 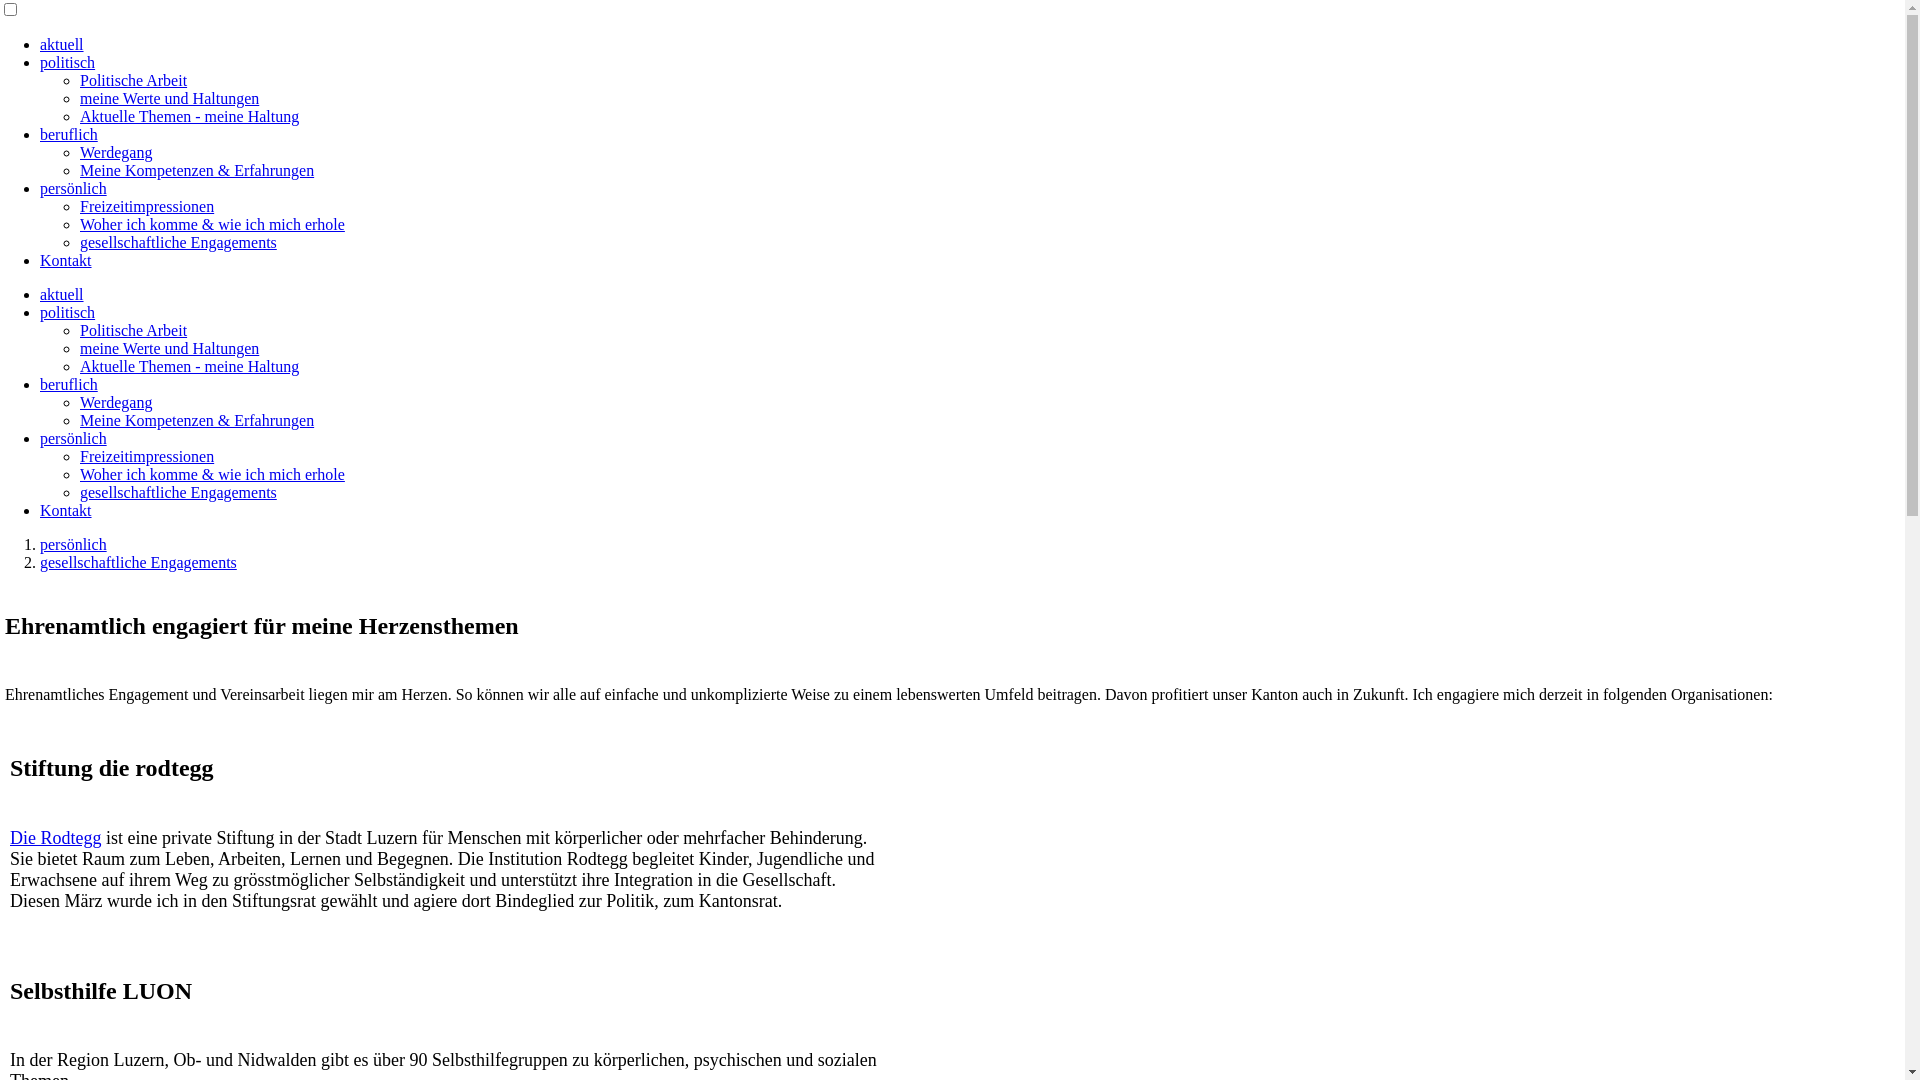 I want to click on 'Aktuelle Themen - meine Haltung', so click(x=189, y=366).